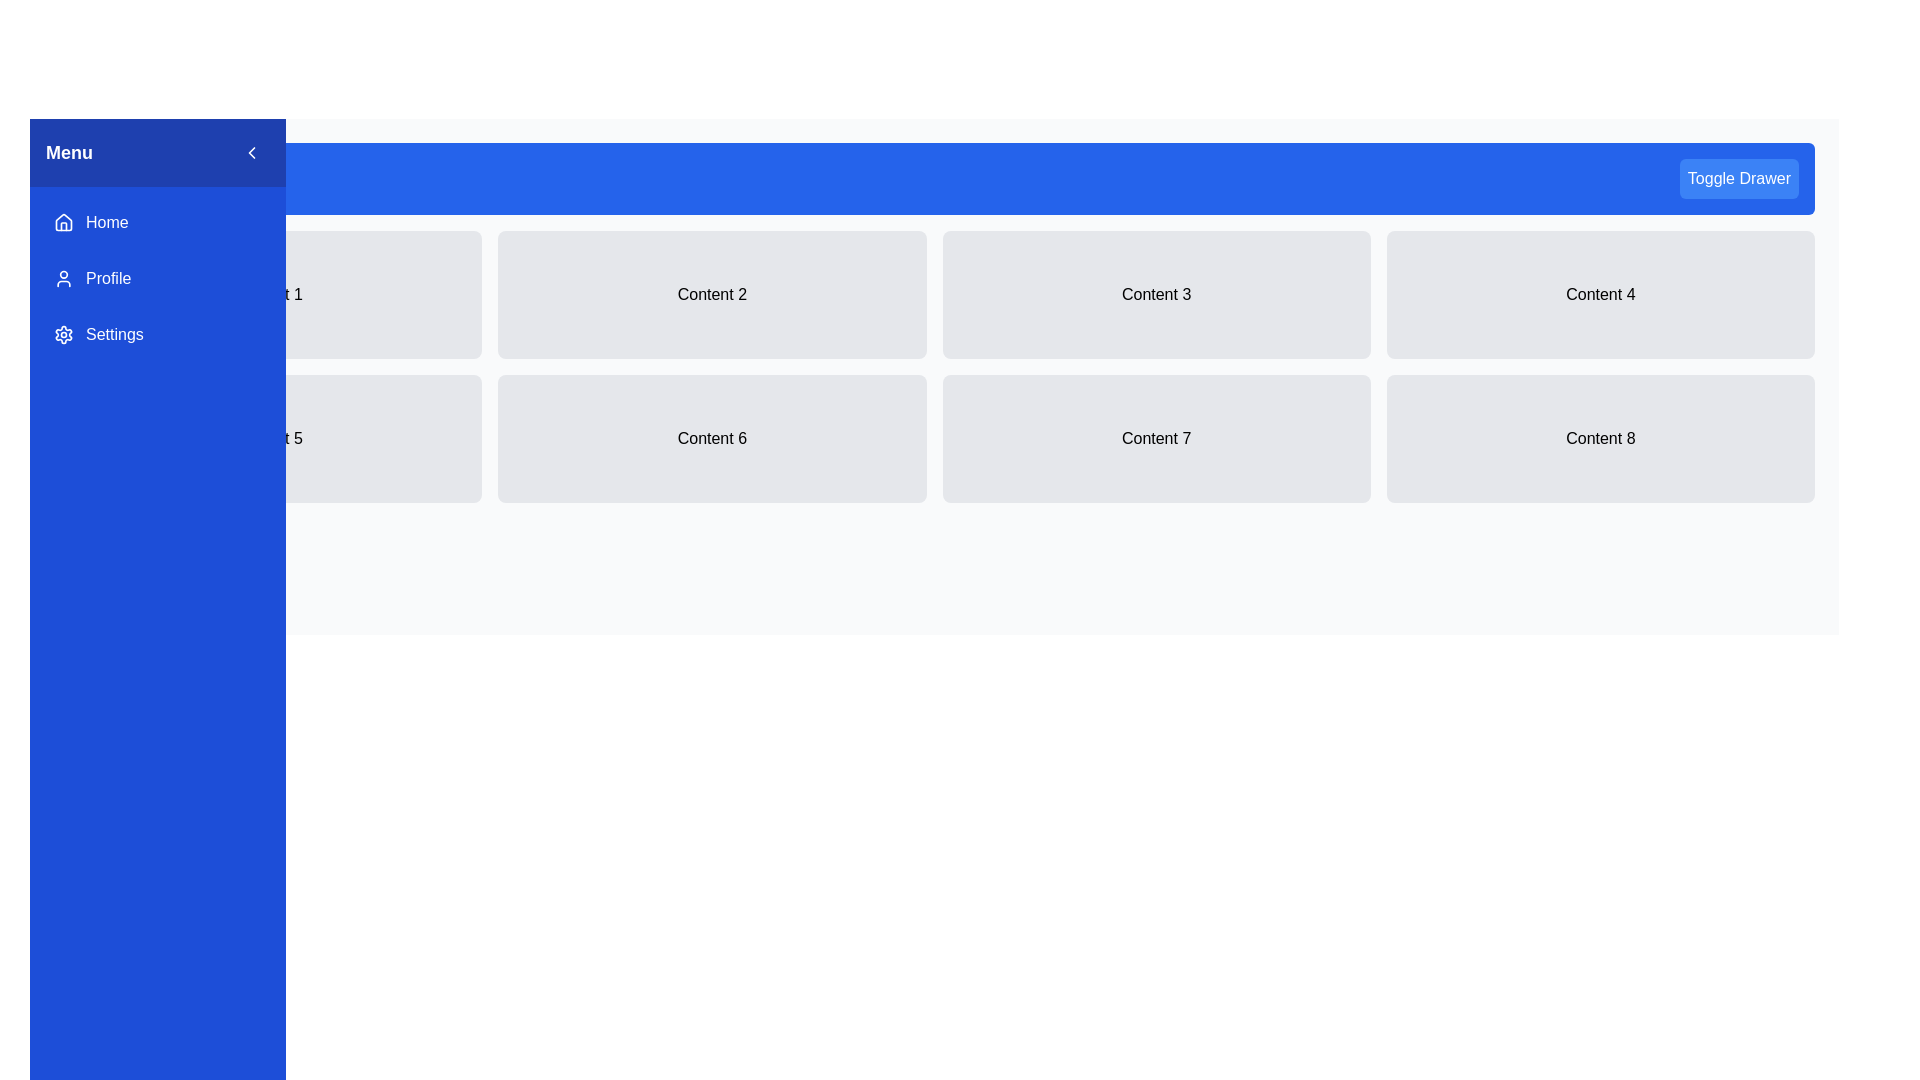  What do you see at coordinates (251, 152) in the screenshot?
I see `the button located in the top-right corner of the menu header` at bounding box center [251, 152].